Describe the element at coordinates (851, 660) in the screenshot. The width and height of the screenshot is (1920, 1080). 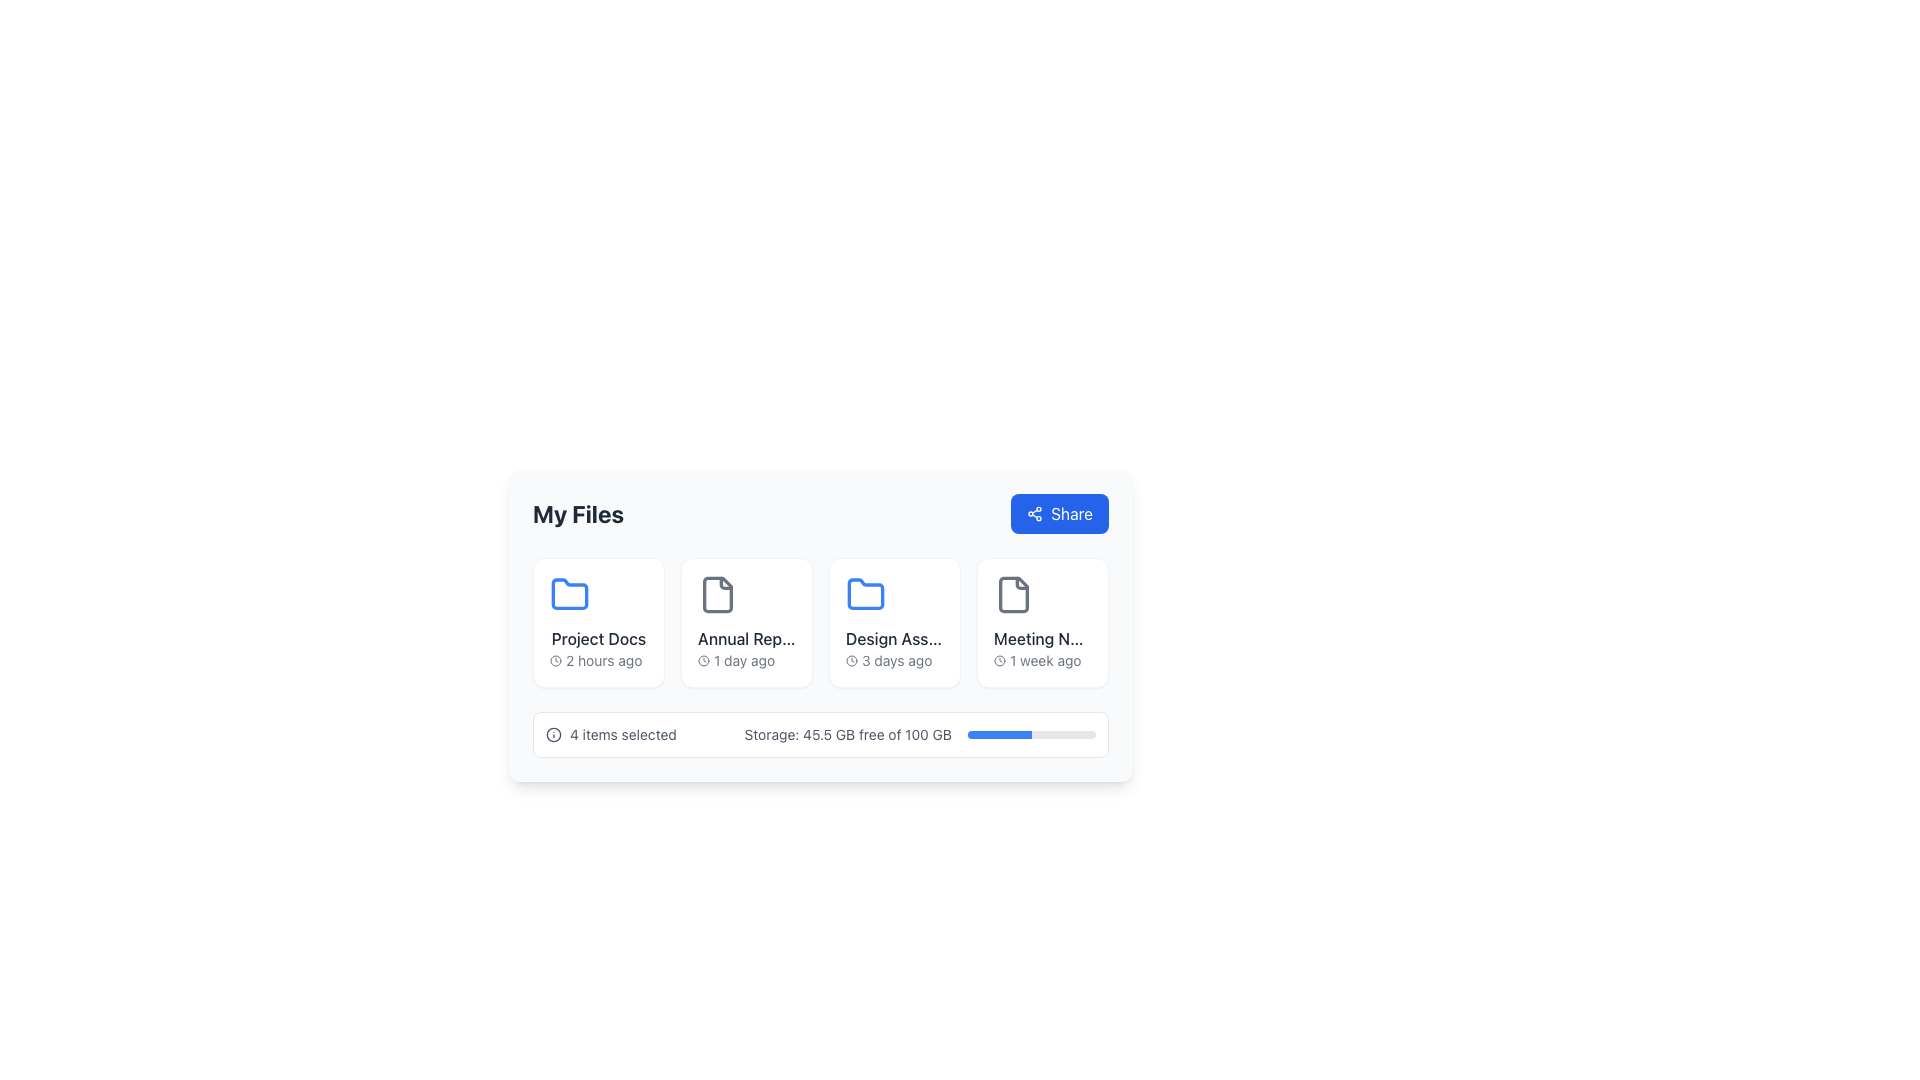
I see `the small clock icon that enhances the timestamp information '3 days ago' within the 'Design Assets' file card` at that location.